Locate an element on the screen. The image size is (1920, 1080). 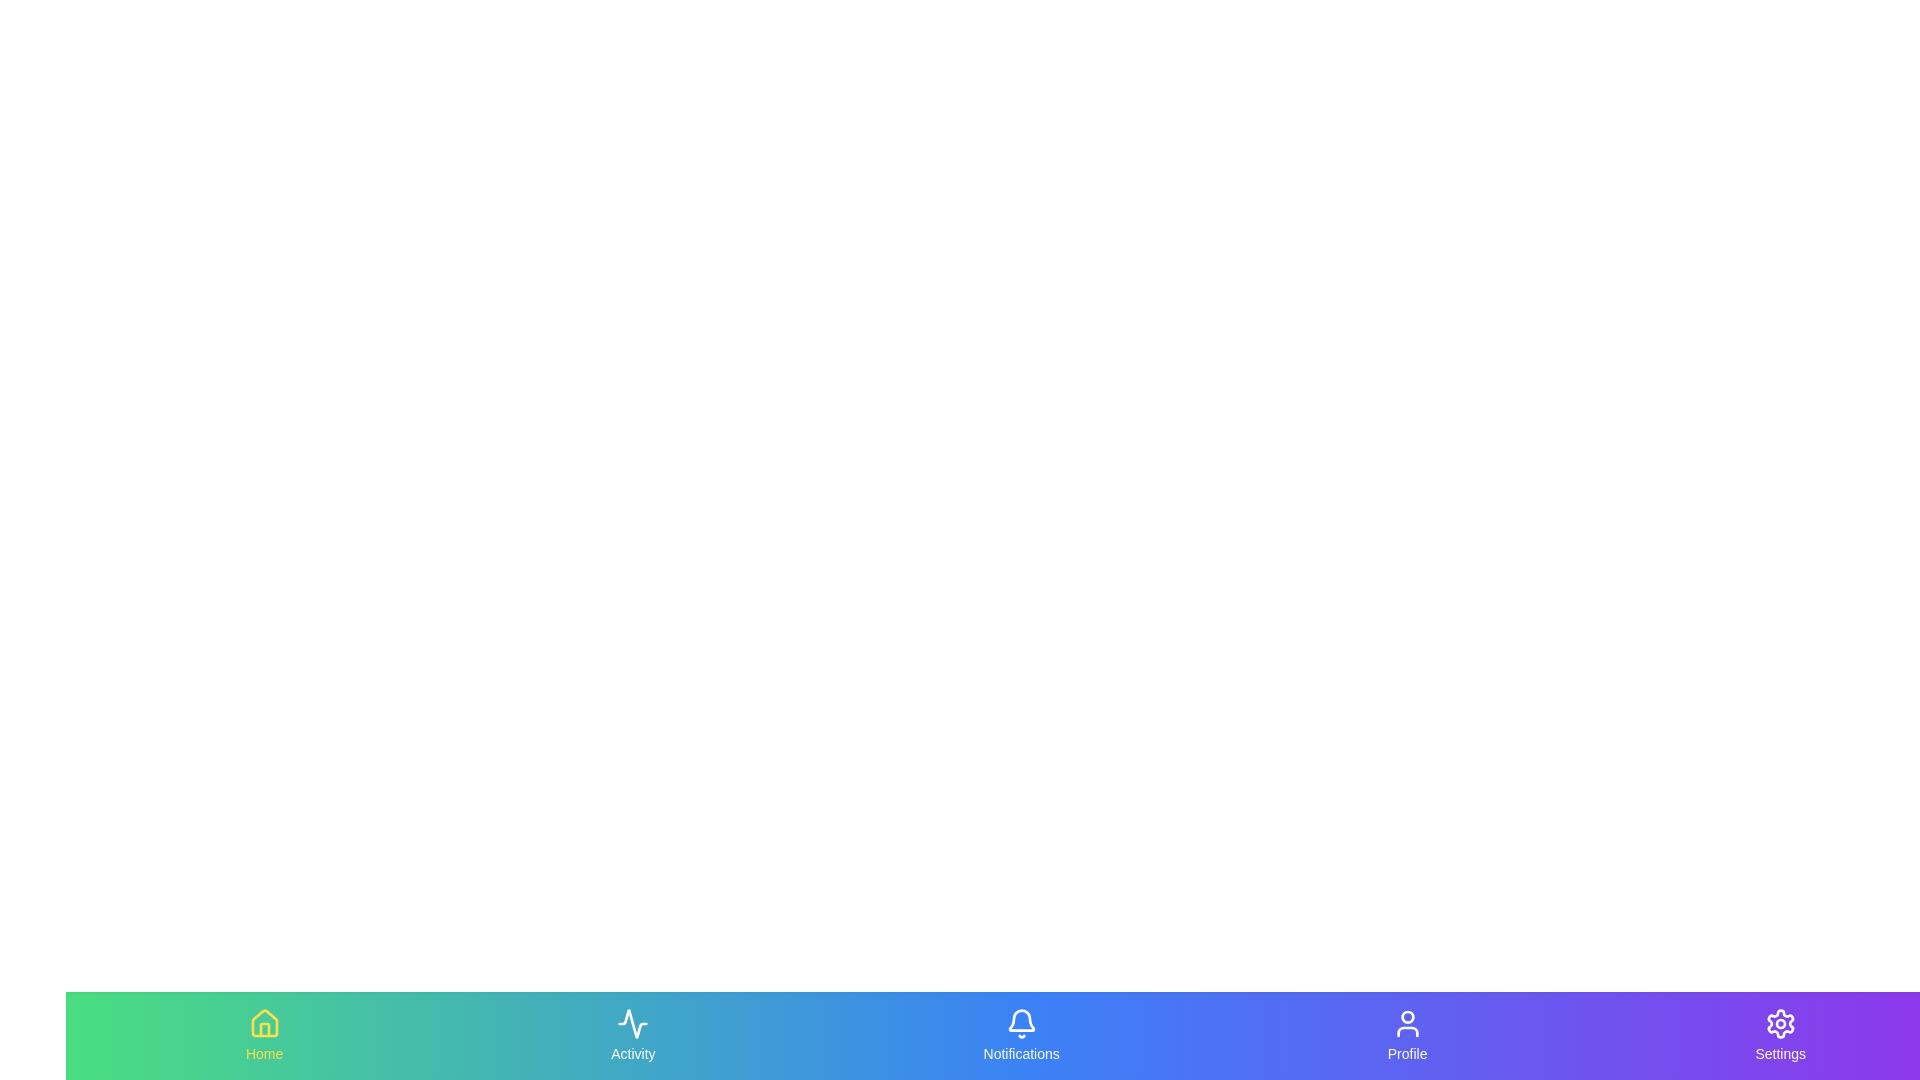
the navigation tab labeled Home to see the hover effect is located at coordinates (263, 1035).